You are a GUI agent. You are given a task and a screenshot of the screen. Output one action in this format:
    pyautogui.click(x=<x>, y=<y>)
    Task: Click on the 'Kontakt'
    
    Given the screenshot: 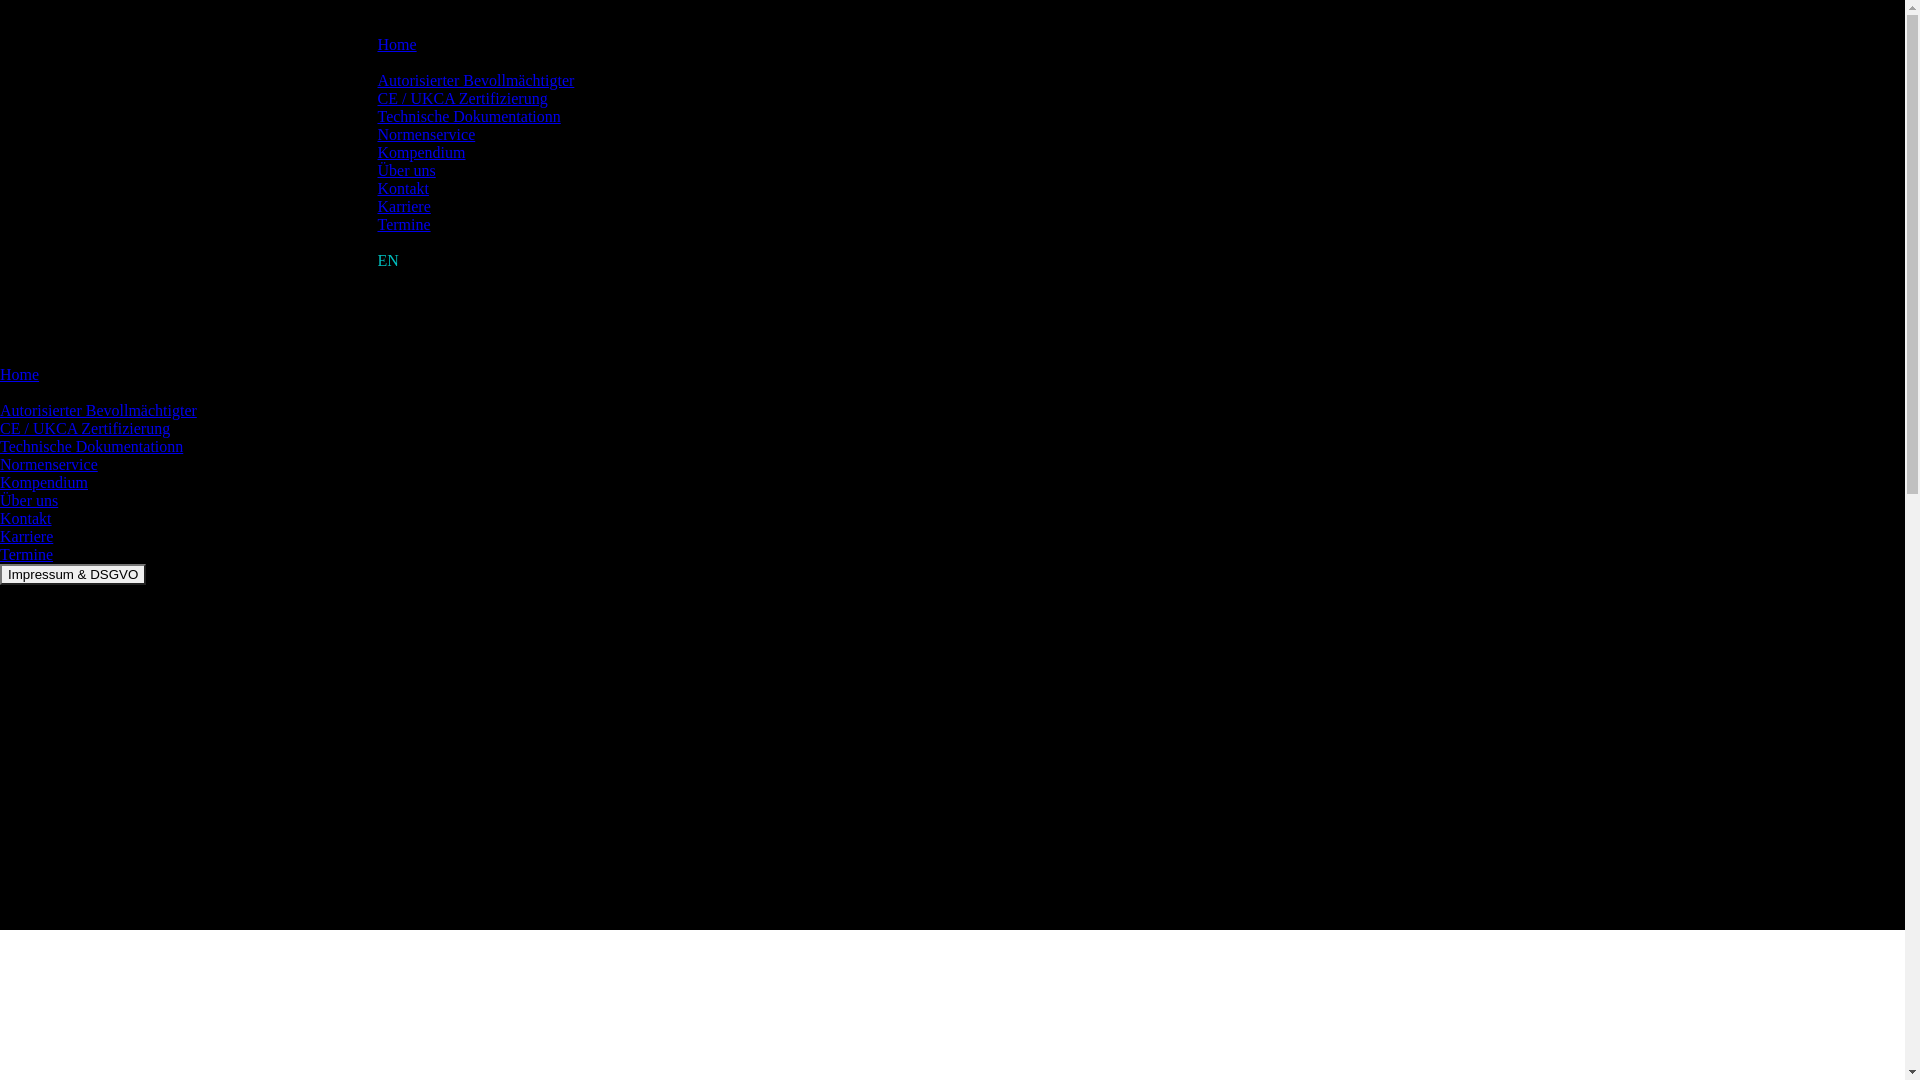 What is the action you would take?
    pyautogui.click(x=402, y=188)
    